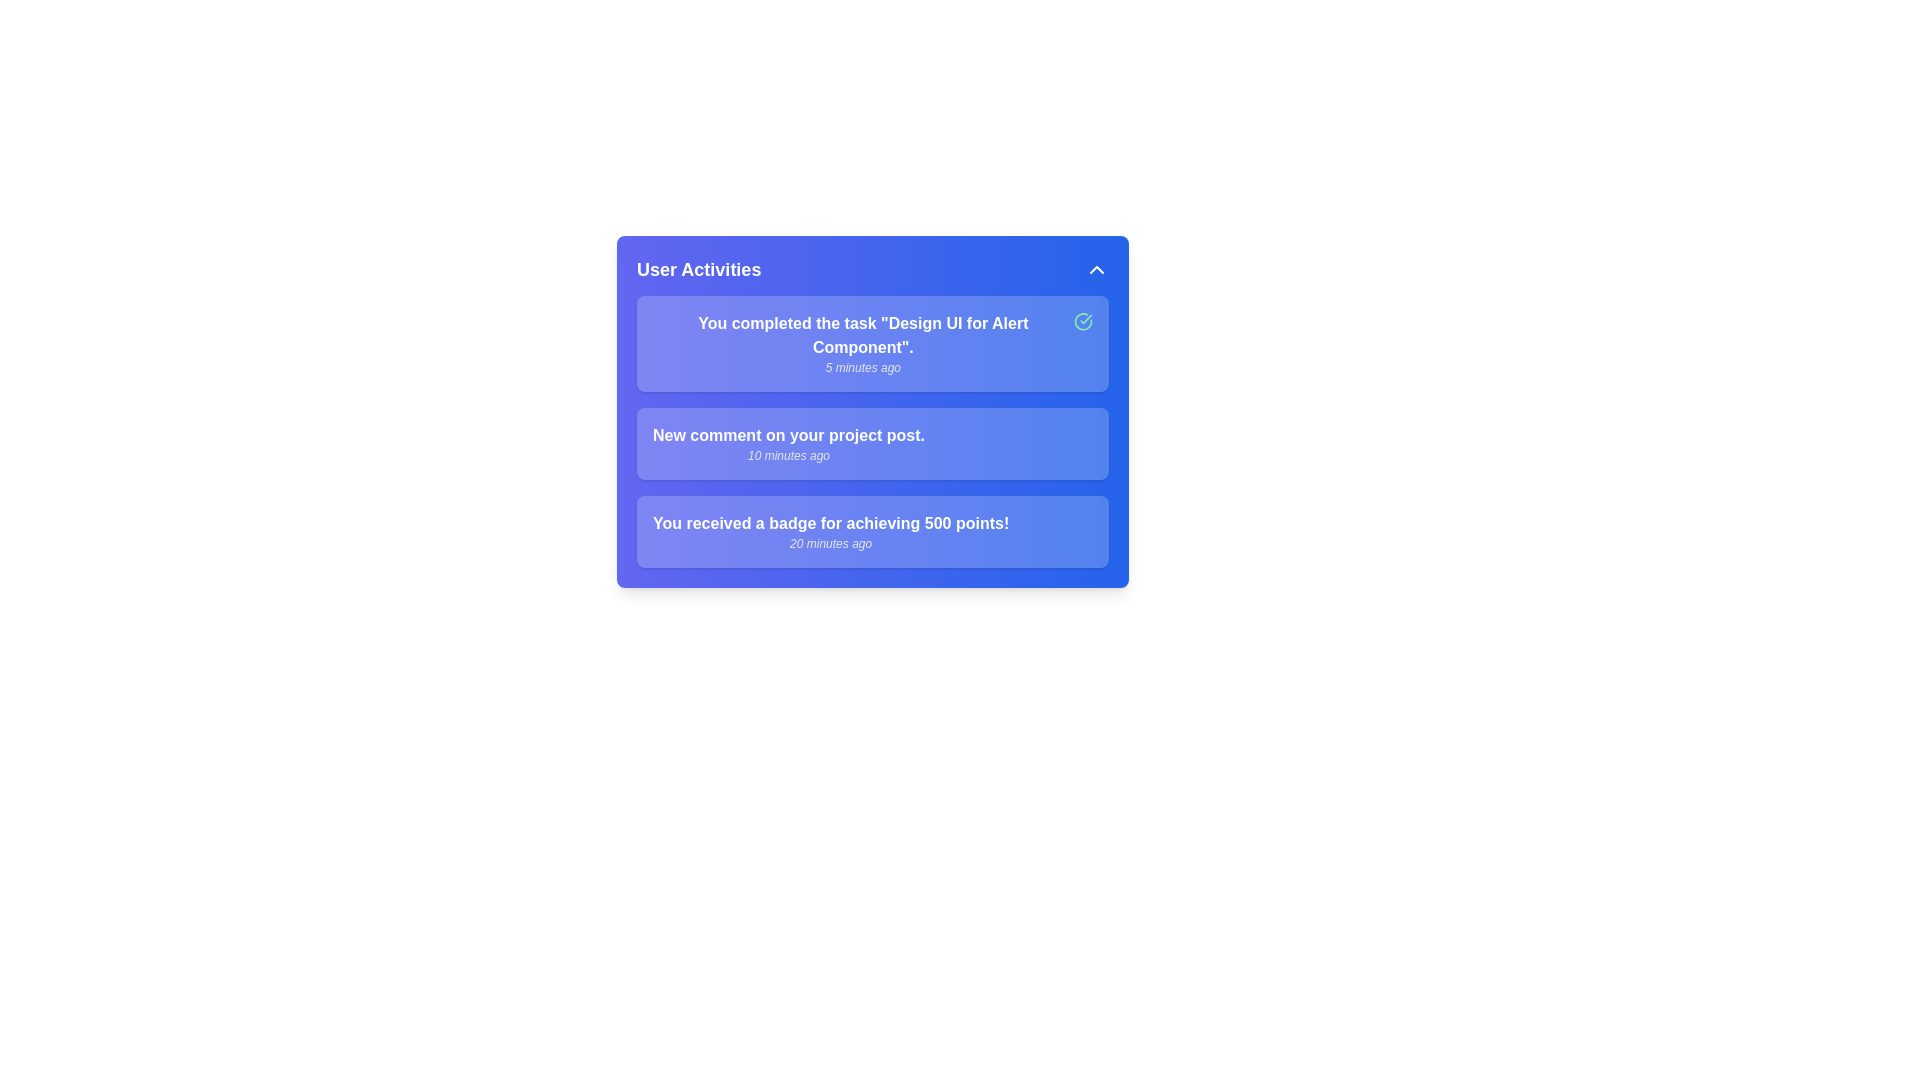 The image size is (1920, 1080). Describe the element at coordinates (873, 442) in the screenshot. I see `the second notification card in the 'User Activities' panel, which has a light blue background and displays the message 'New comment on your project post.'` at that location.